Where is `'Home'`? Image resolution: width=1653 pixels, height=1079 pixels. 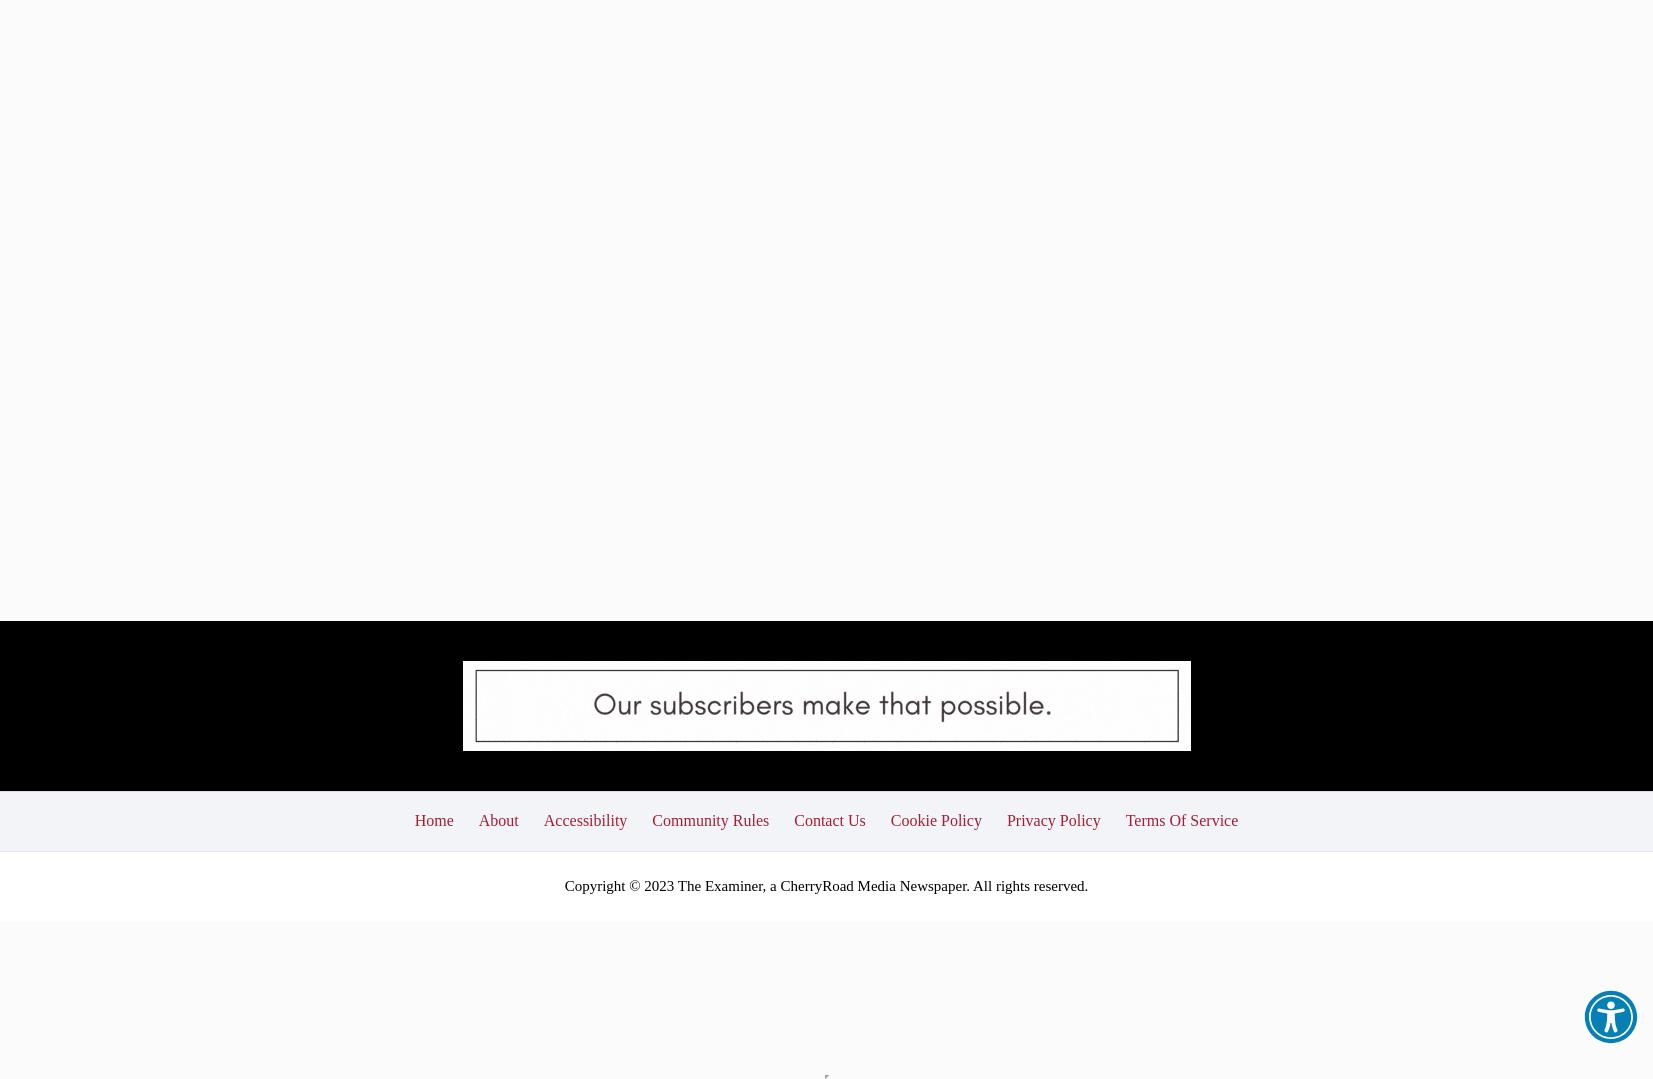 'Home' is located at coordinates (432, 680).